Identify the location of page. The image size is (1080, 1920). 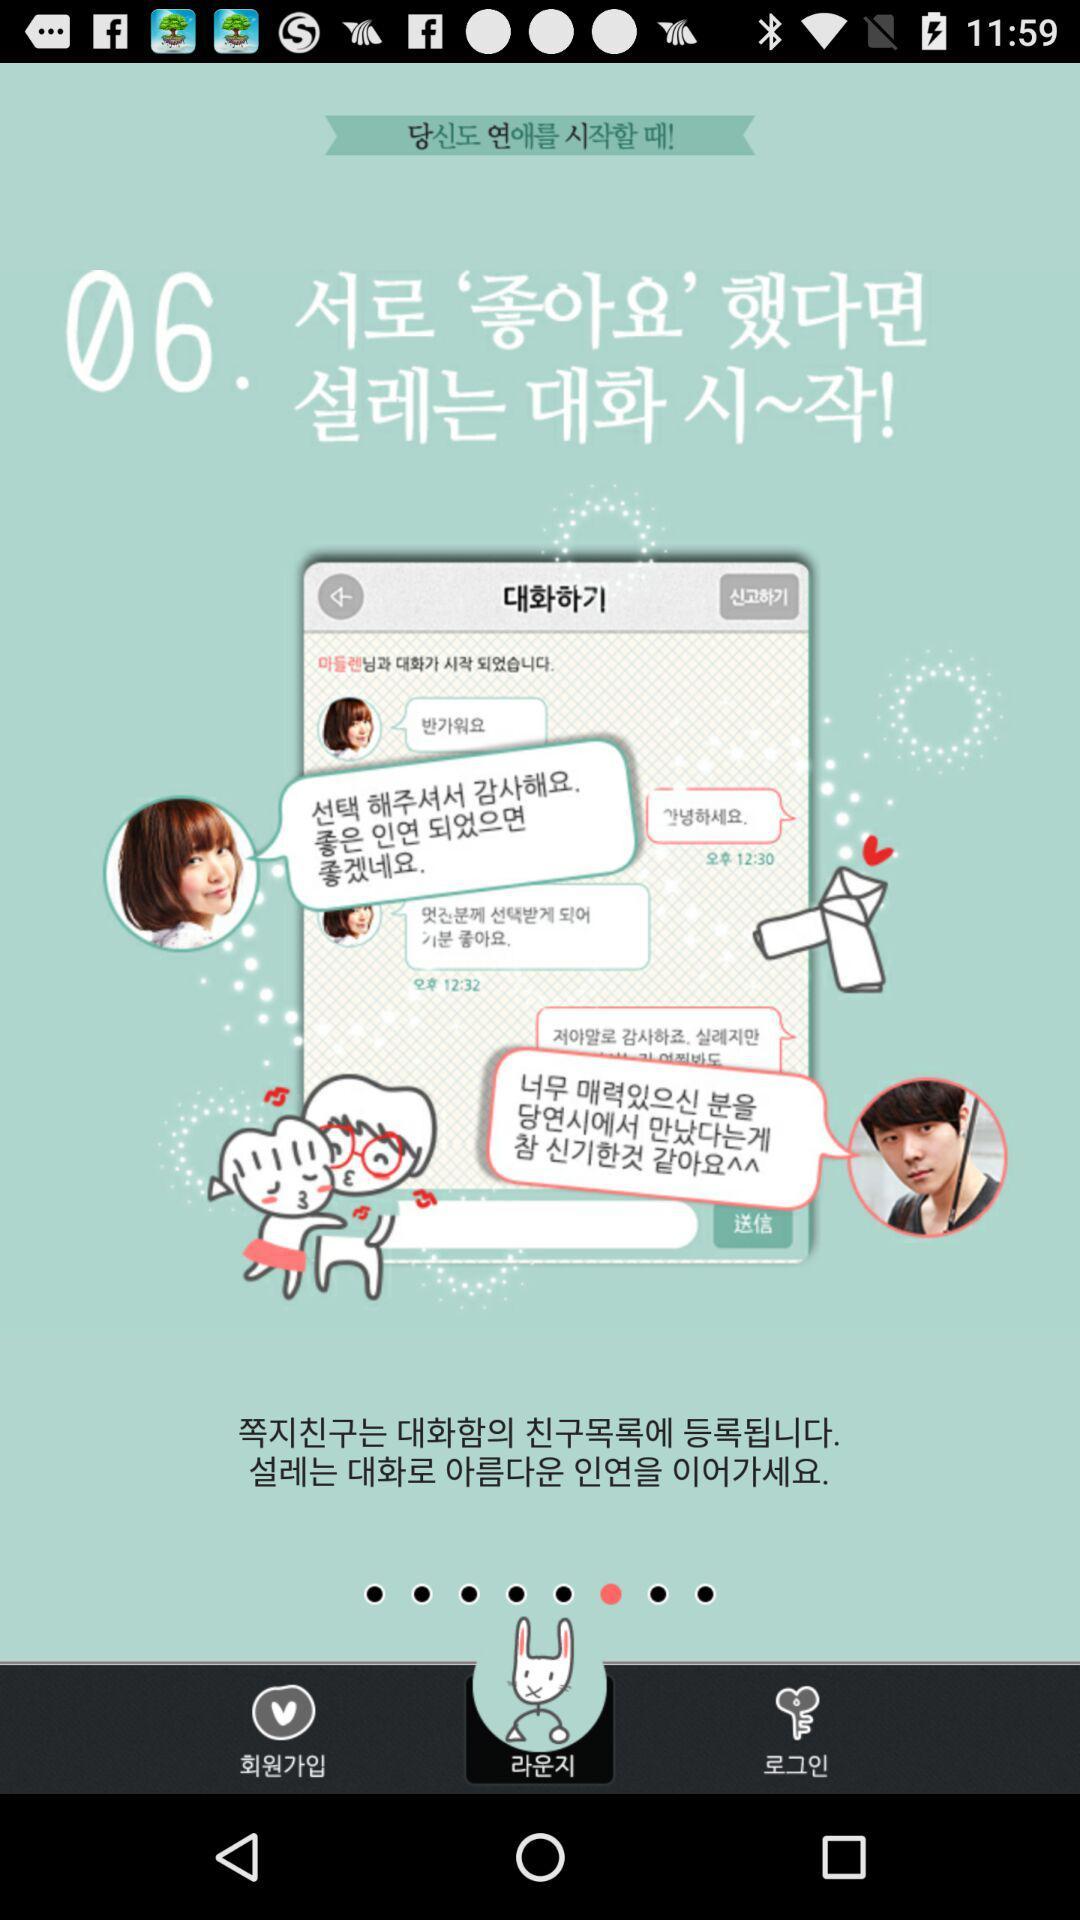
(704, 1593).